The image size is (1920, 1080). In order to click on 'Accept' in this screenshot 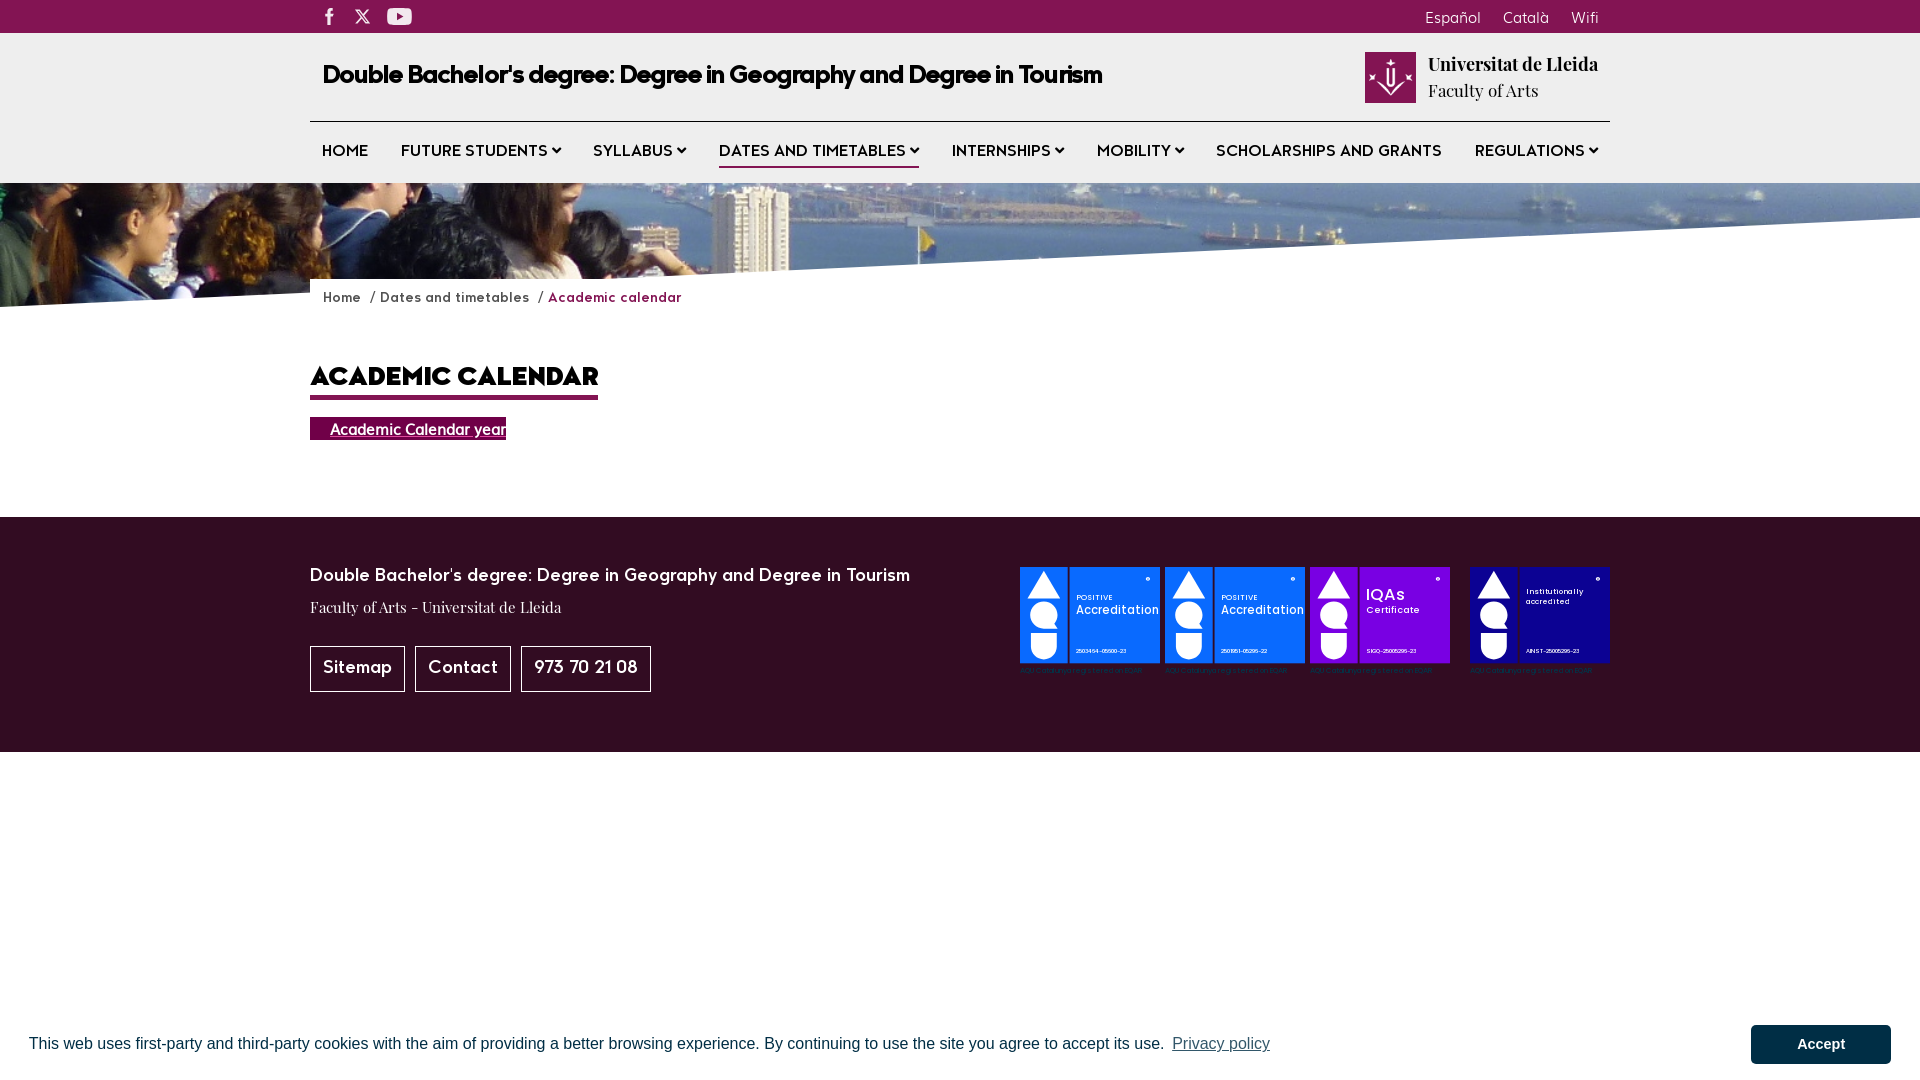, I will do `click(1820, 1043)`.